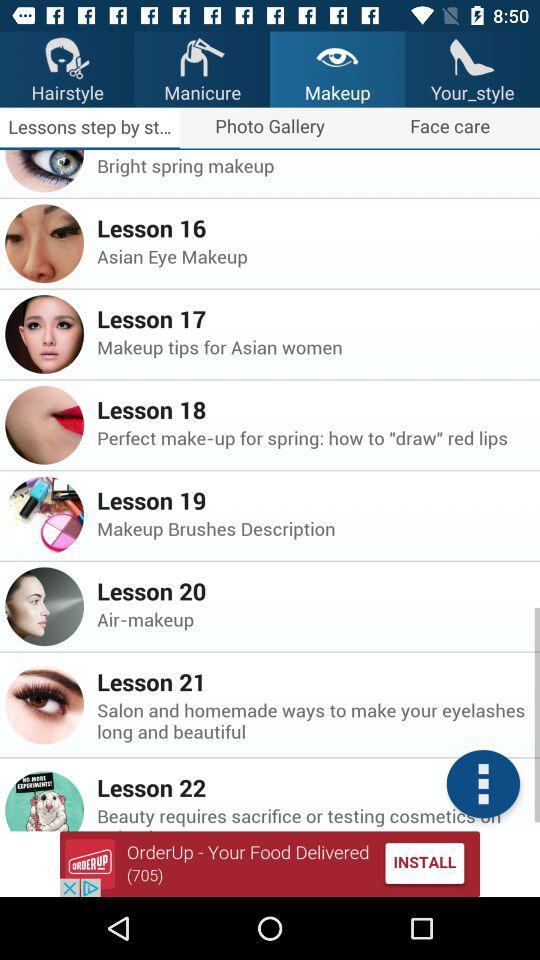 This screenshot has width=540, height=960. What do you see at coordinates (270, 863) in the screenshot?
I see `advertisement page` at bounding box center [270, 863].